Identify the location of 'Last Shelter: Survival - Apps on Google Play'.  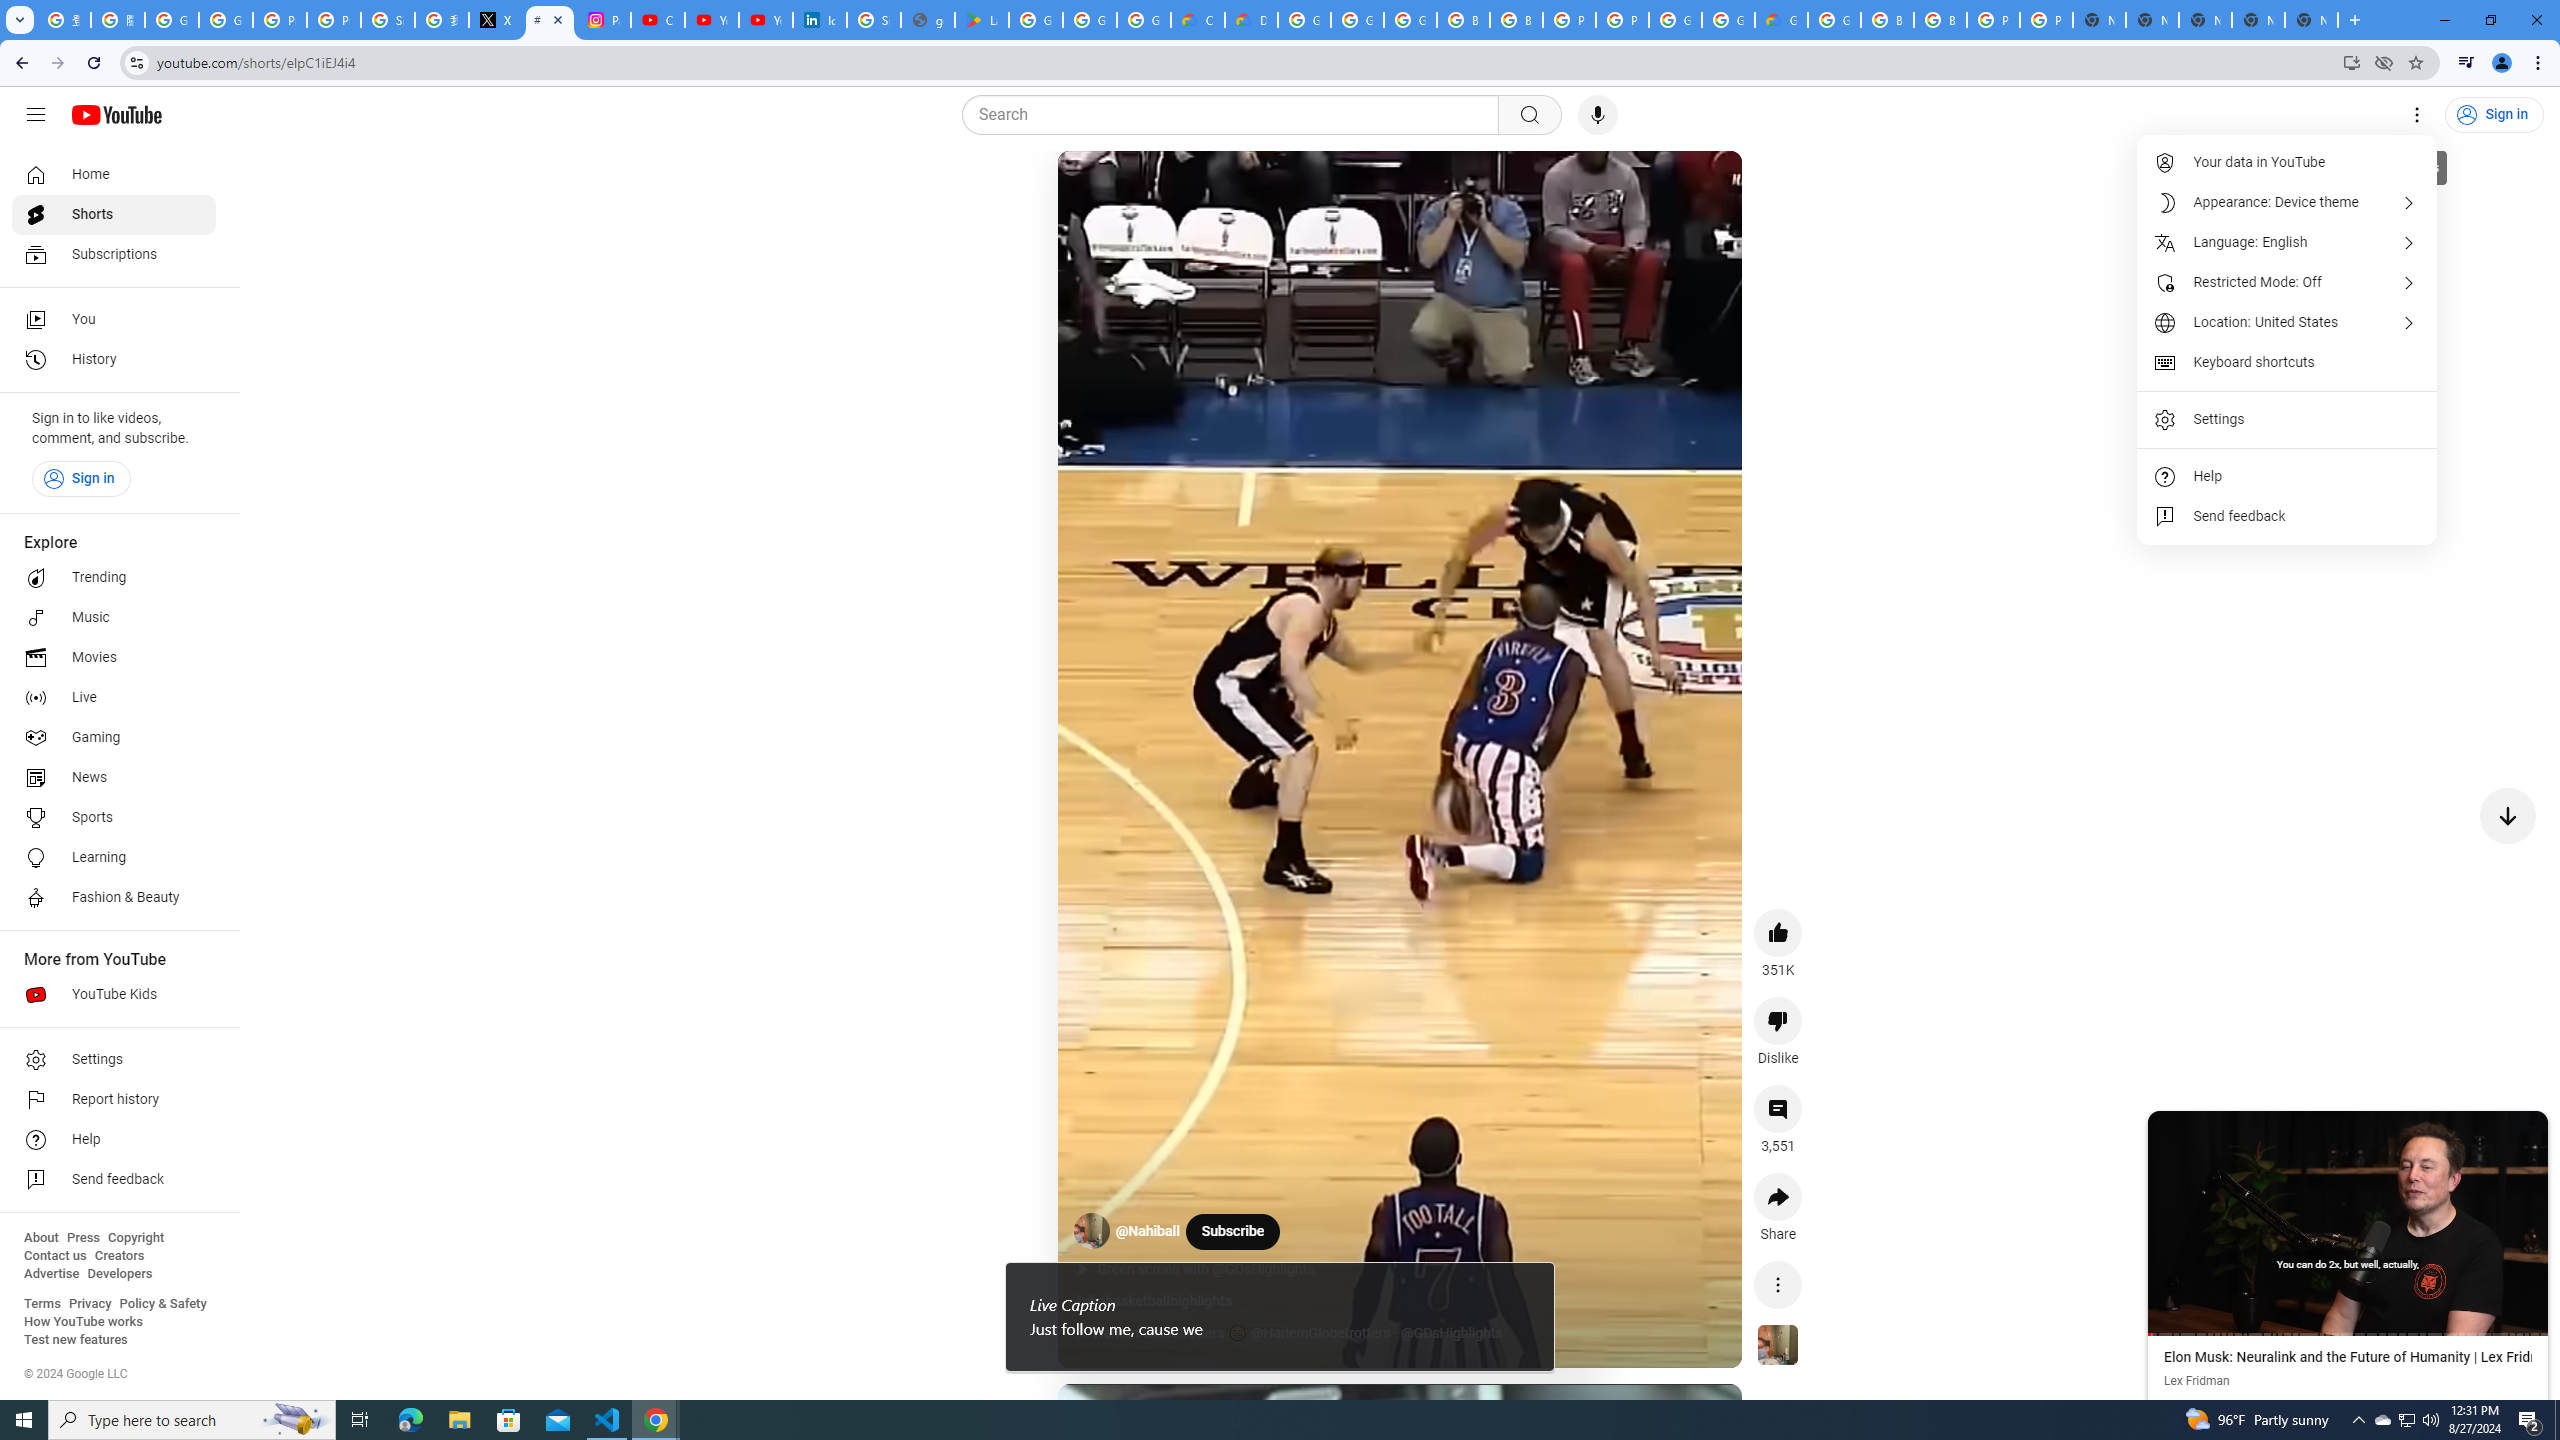
(982, 19).